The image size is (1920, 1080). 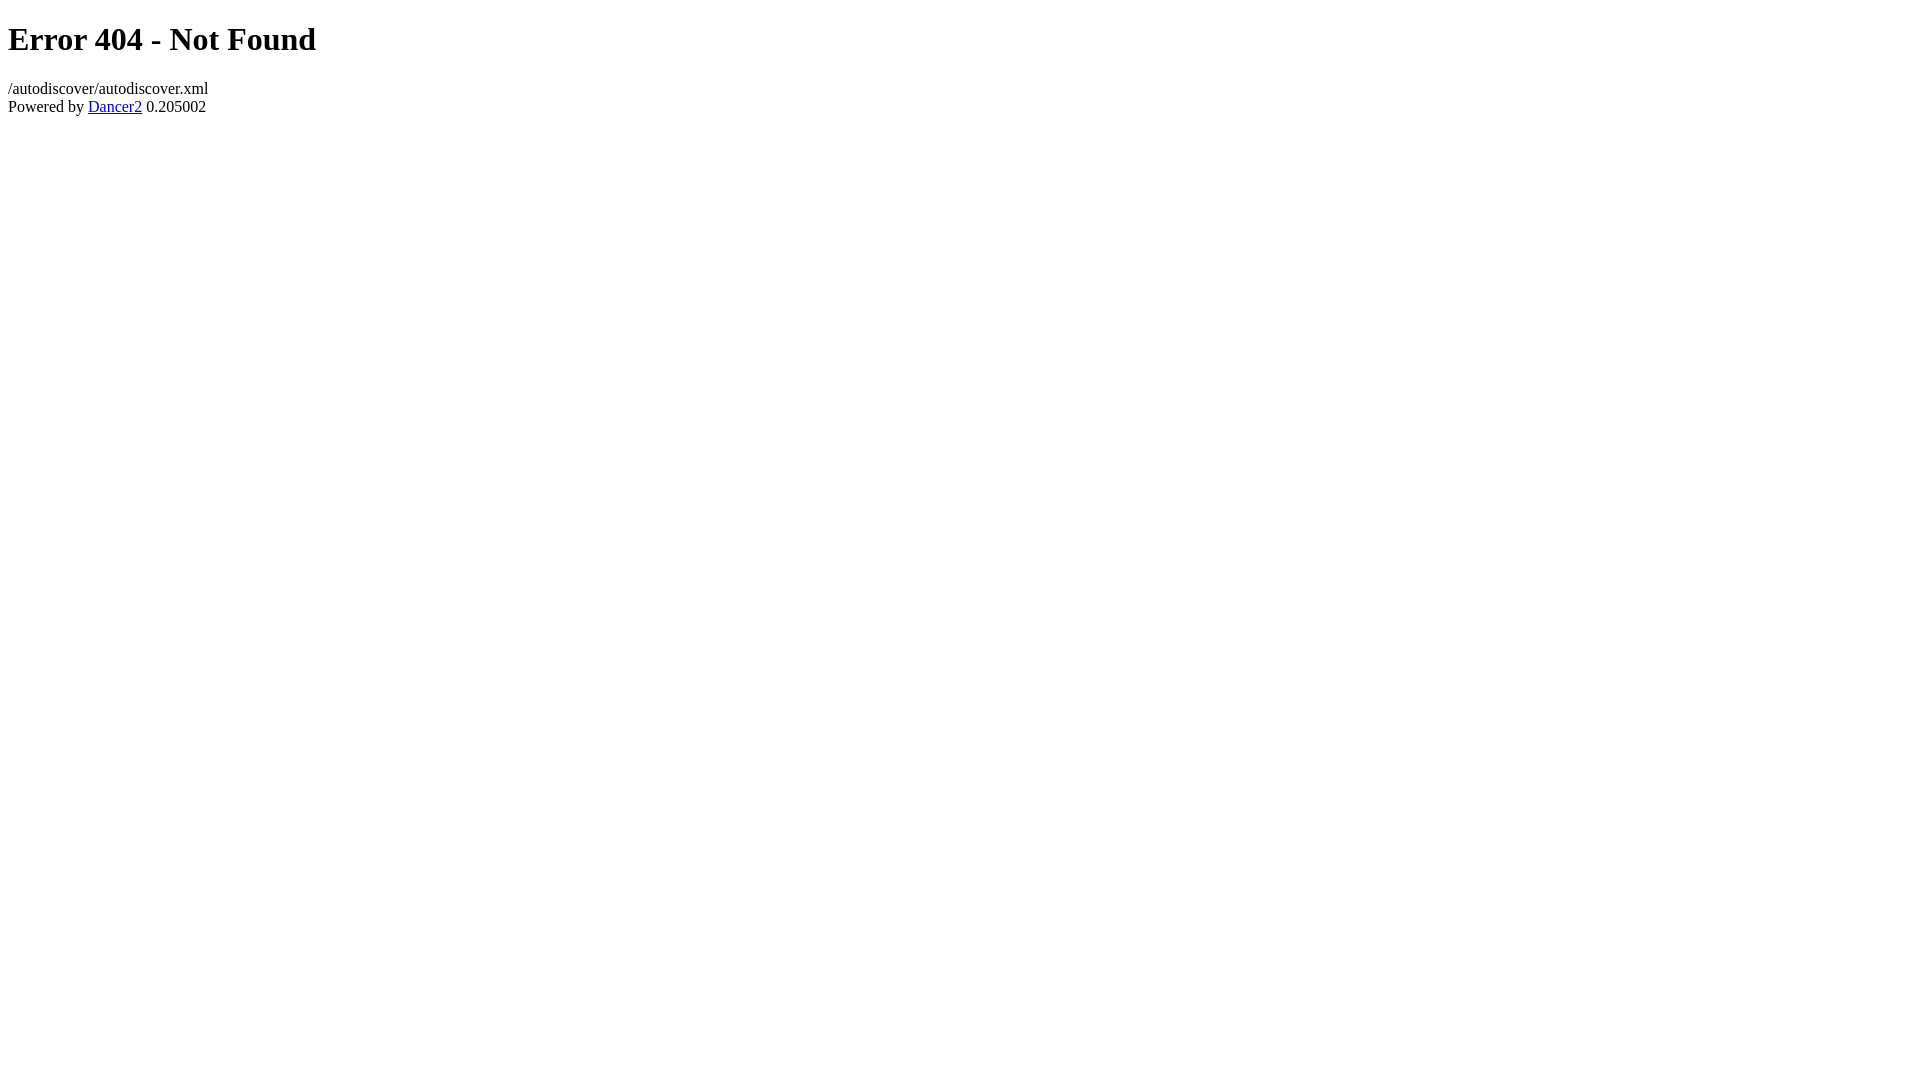 I want to click on 'Dancer2', so click(x=114, y=106).